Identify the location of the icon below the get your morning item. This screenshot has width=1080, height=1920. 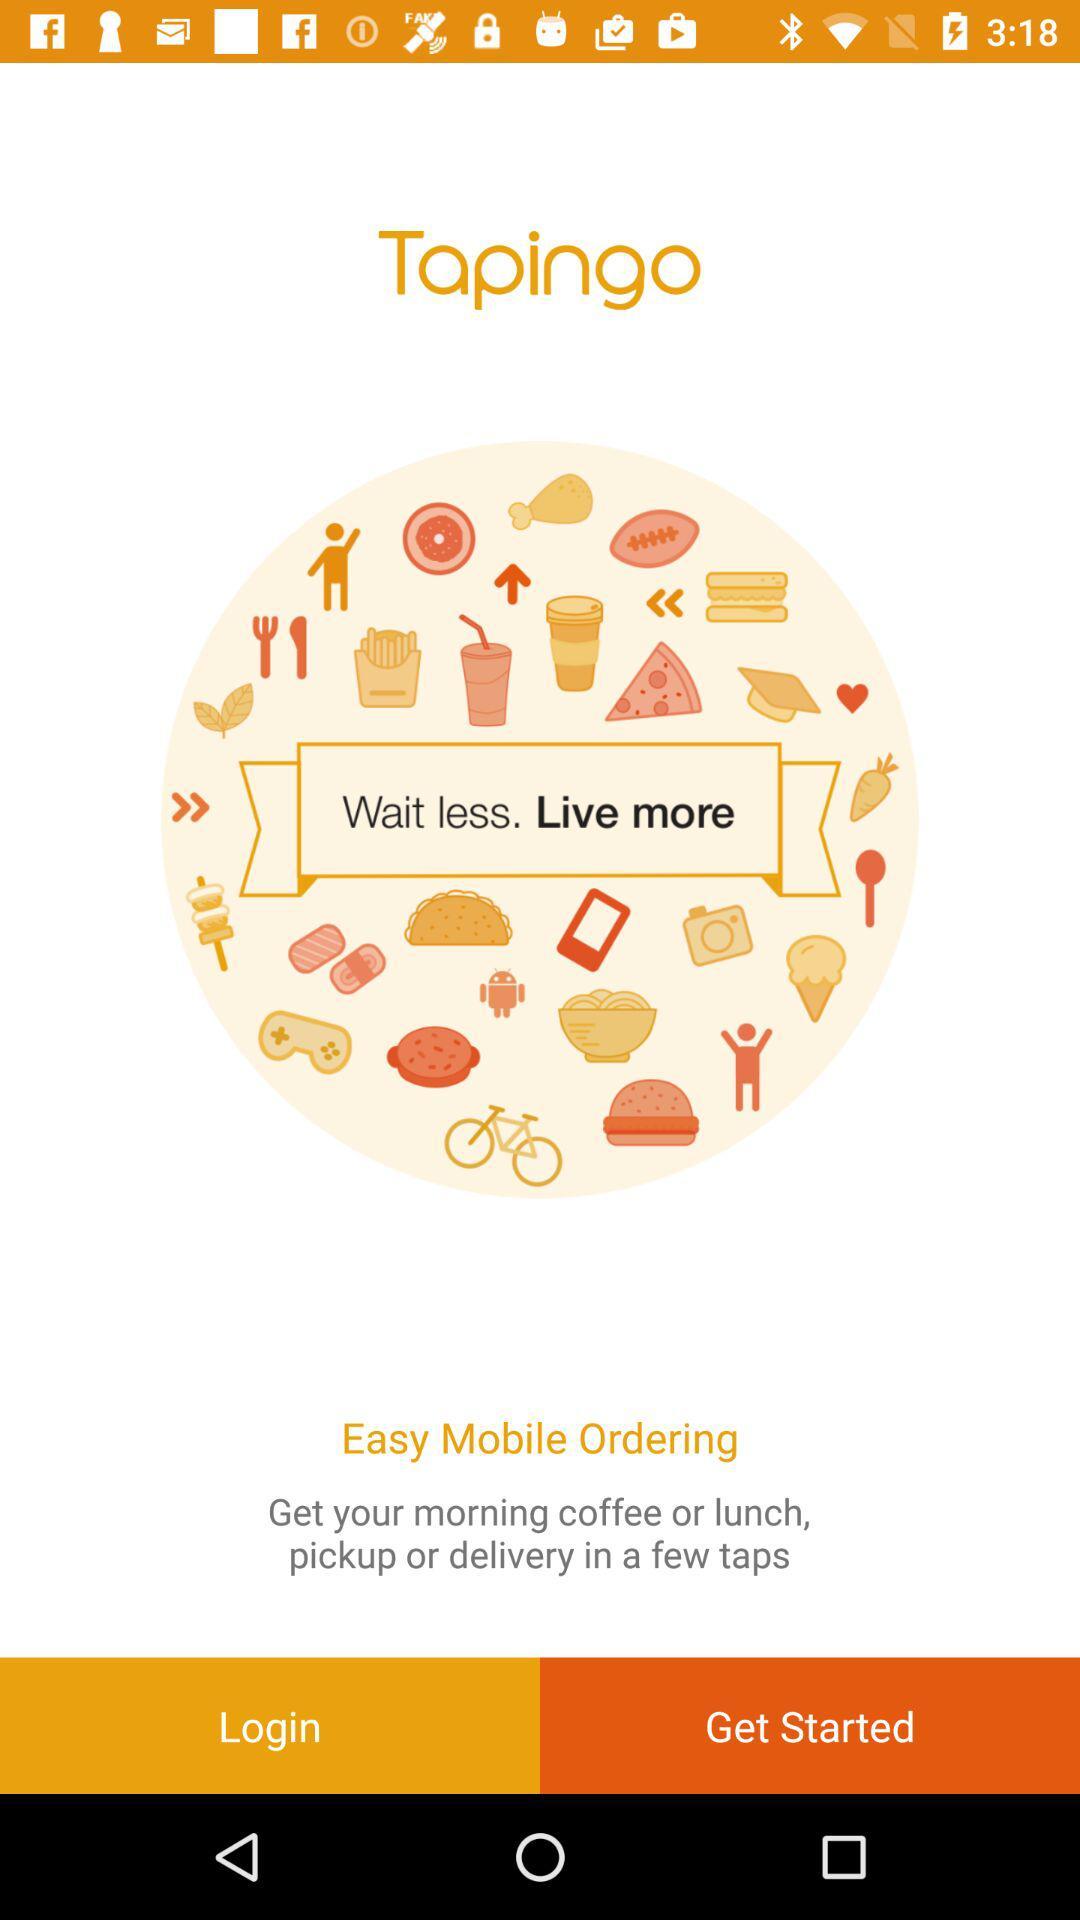
(810, 1724).